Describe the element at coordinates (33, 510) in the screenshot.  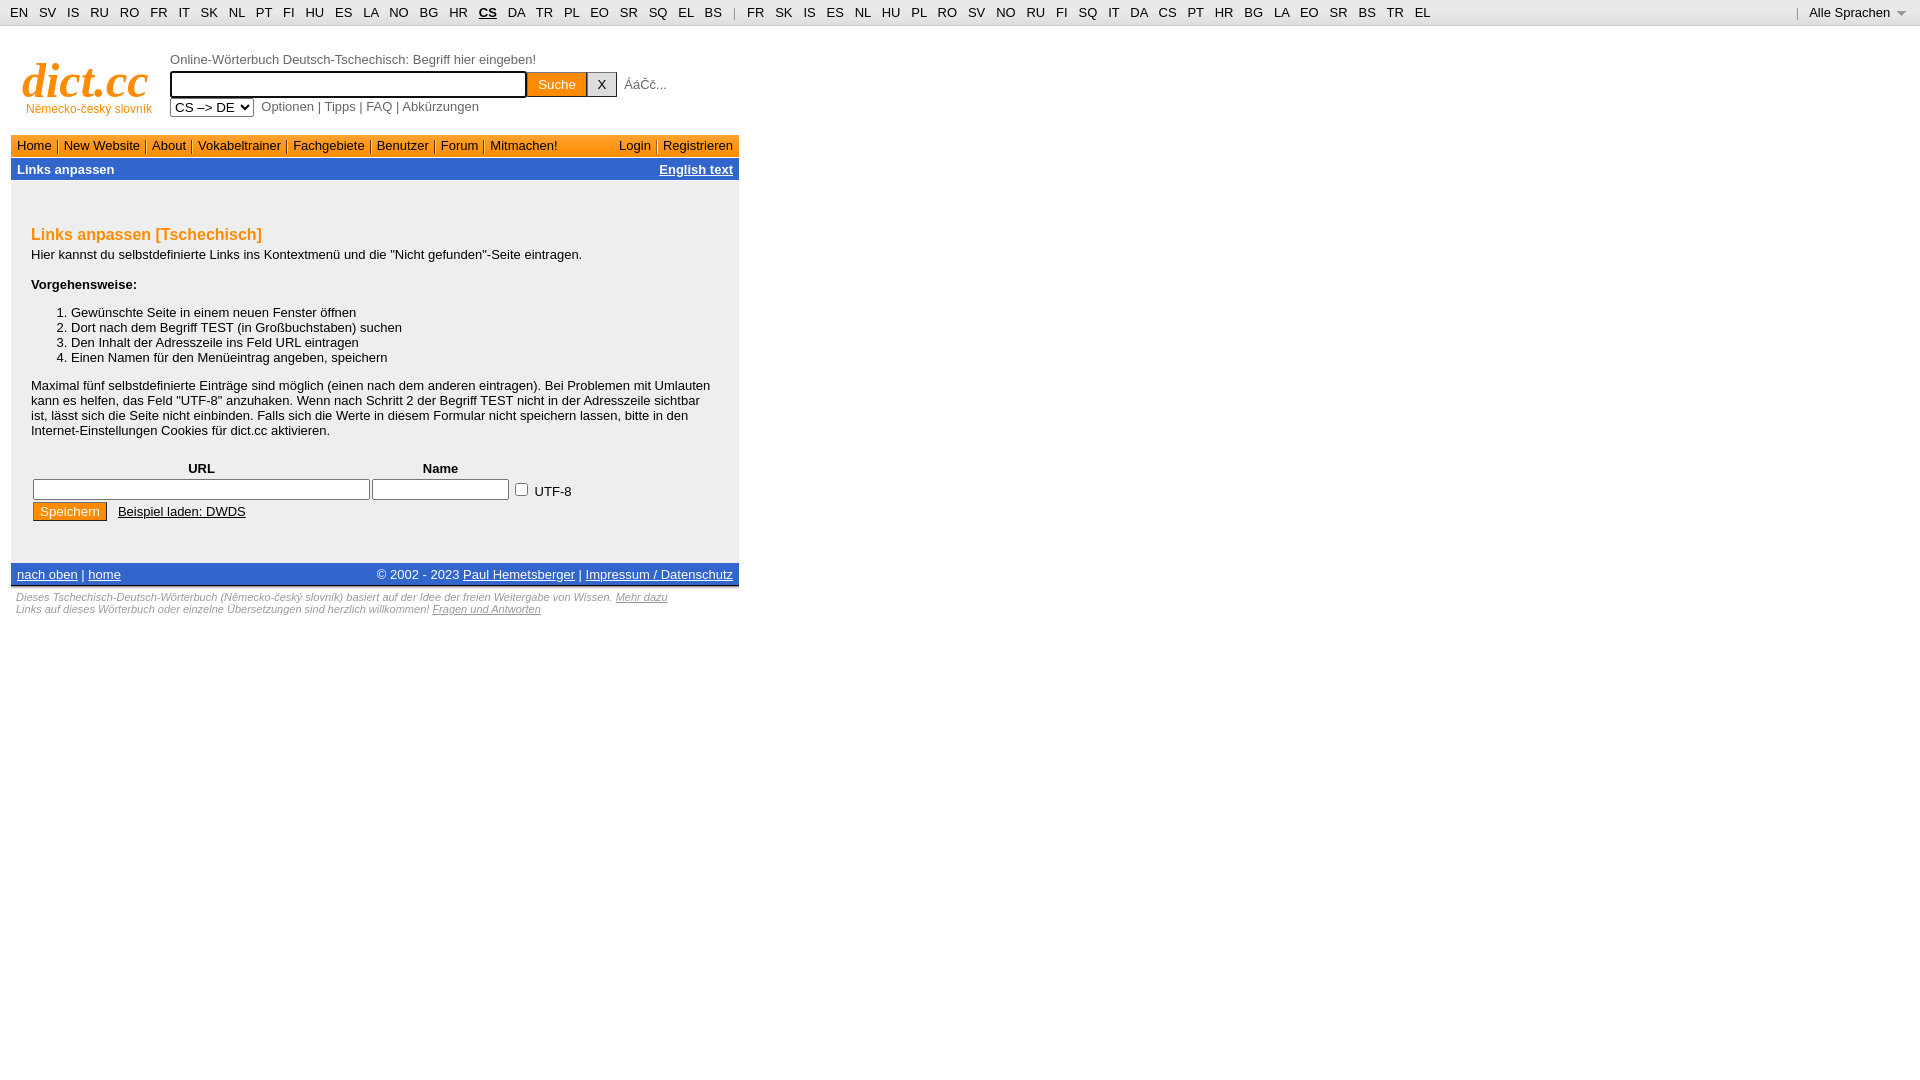
I see `'Speichern'` at that location.